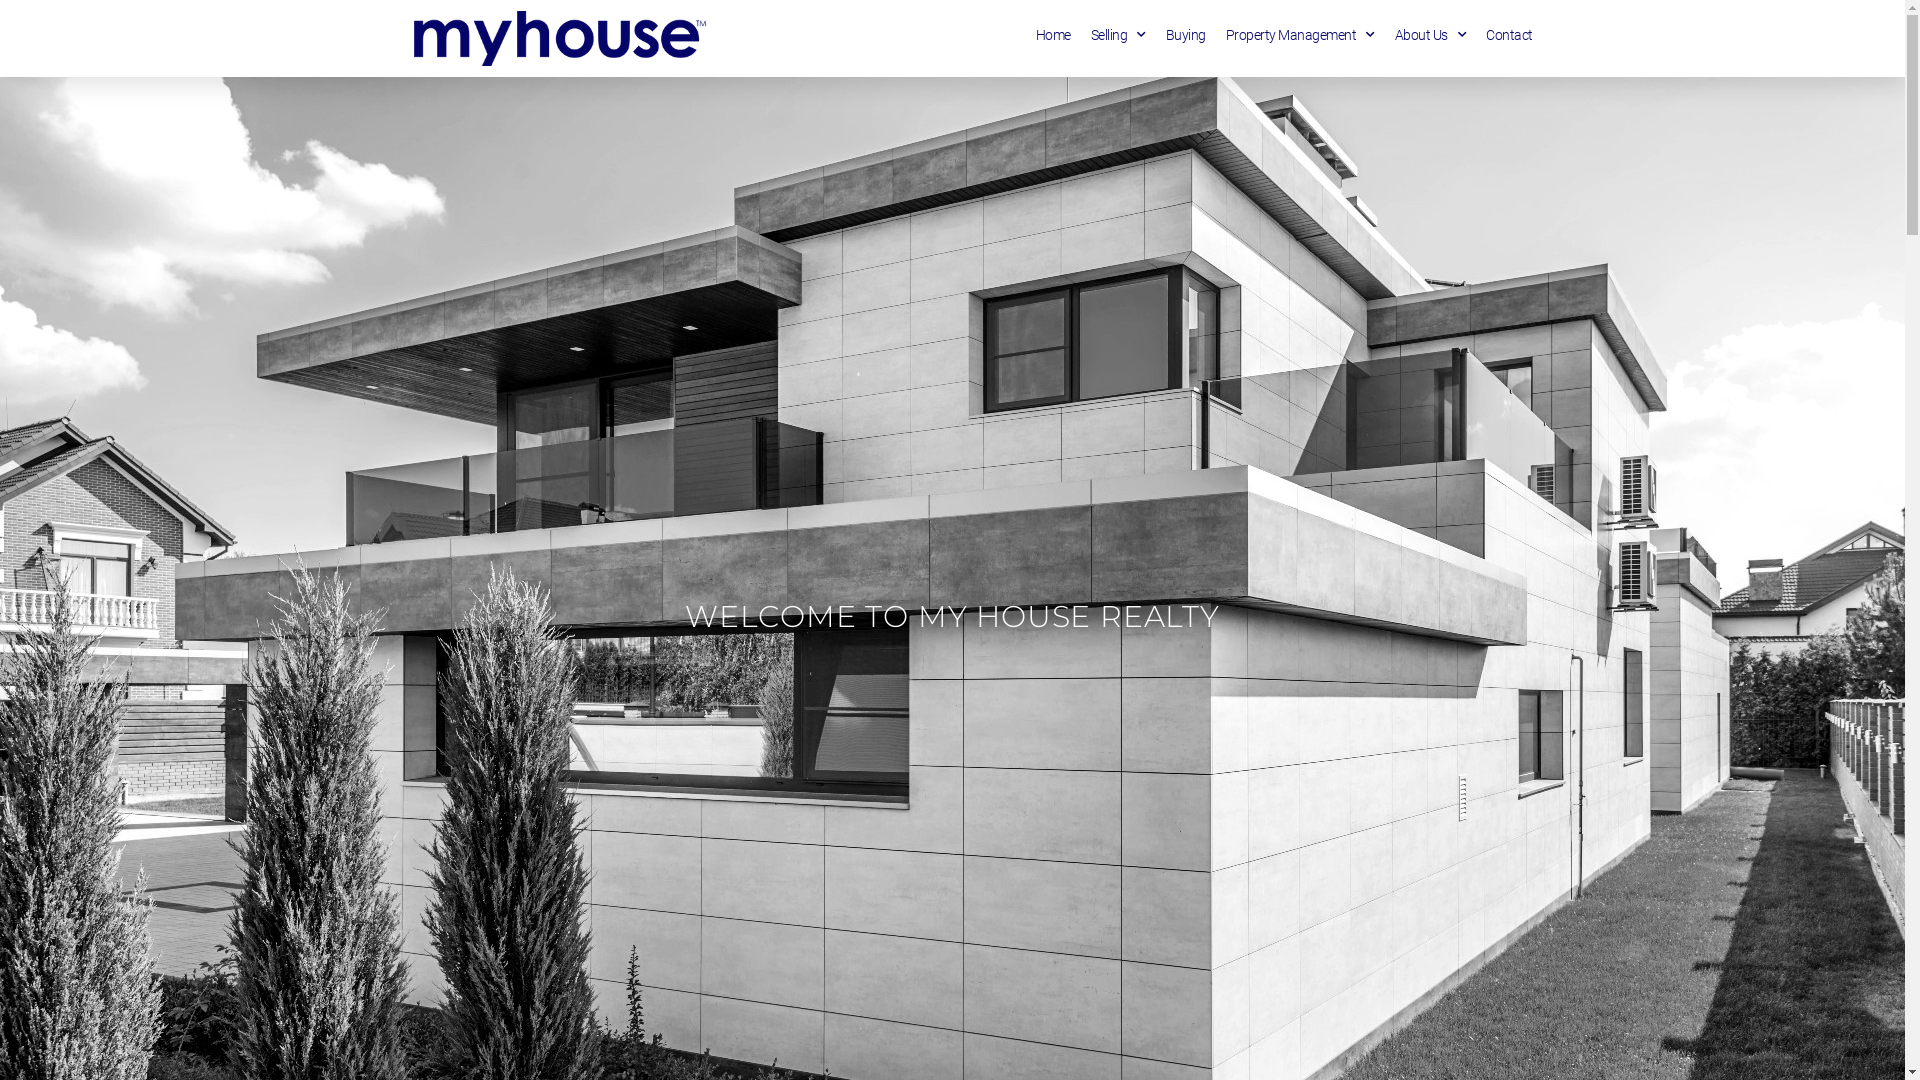  What do you see at coordinates (1185, 34) in the screenshot?
I see `'Buying'` at bounding box center [1185, 34].